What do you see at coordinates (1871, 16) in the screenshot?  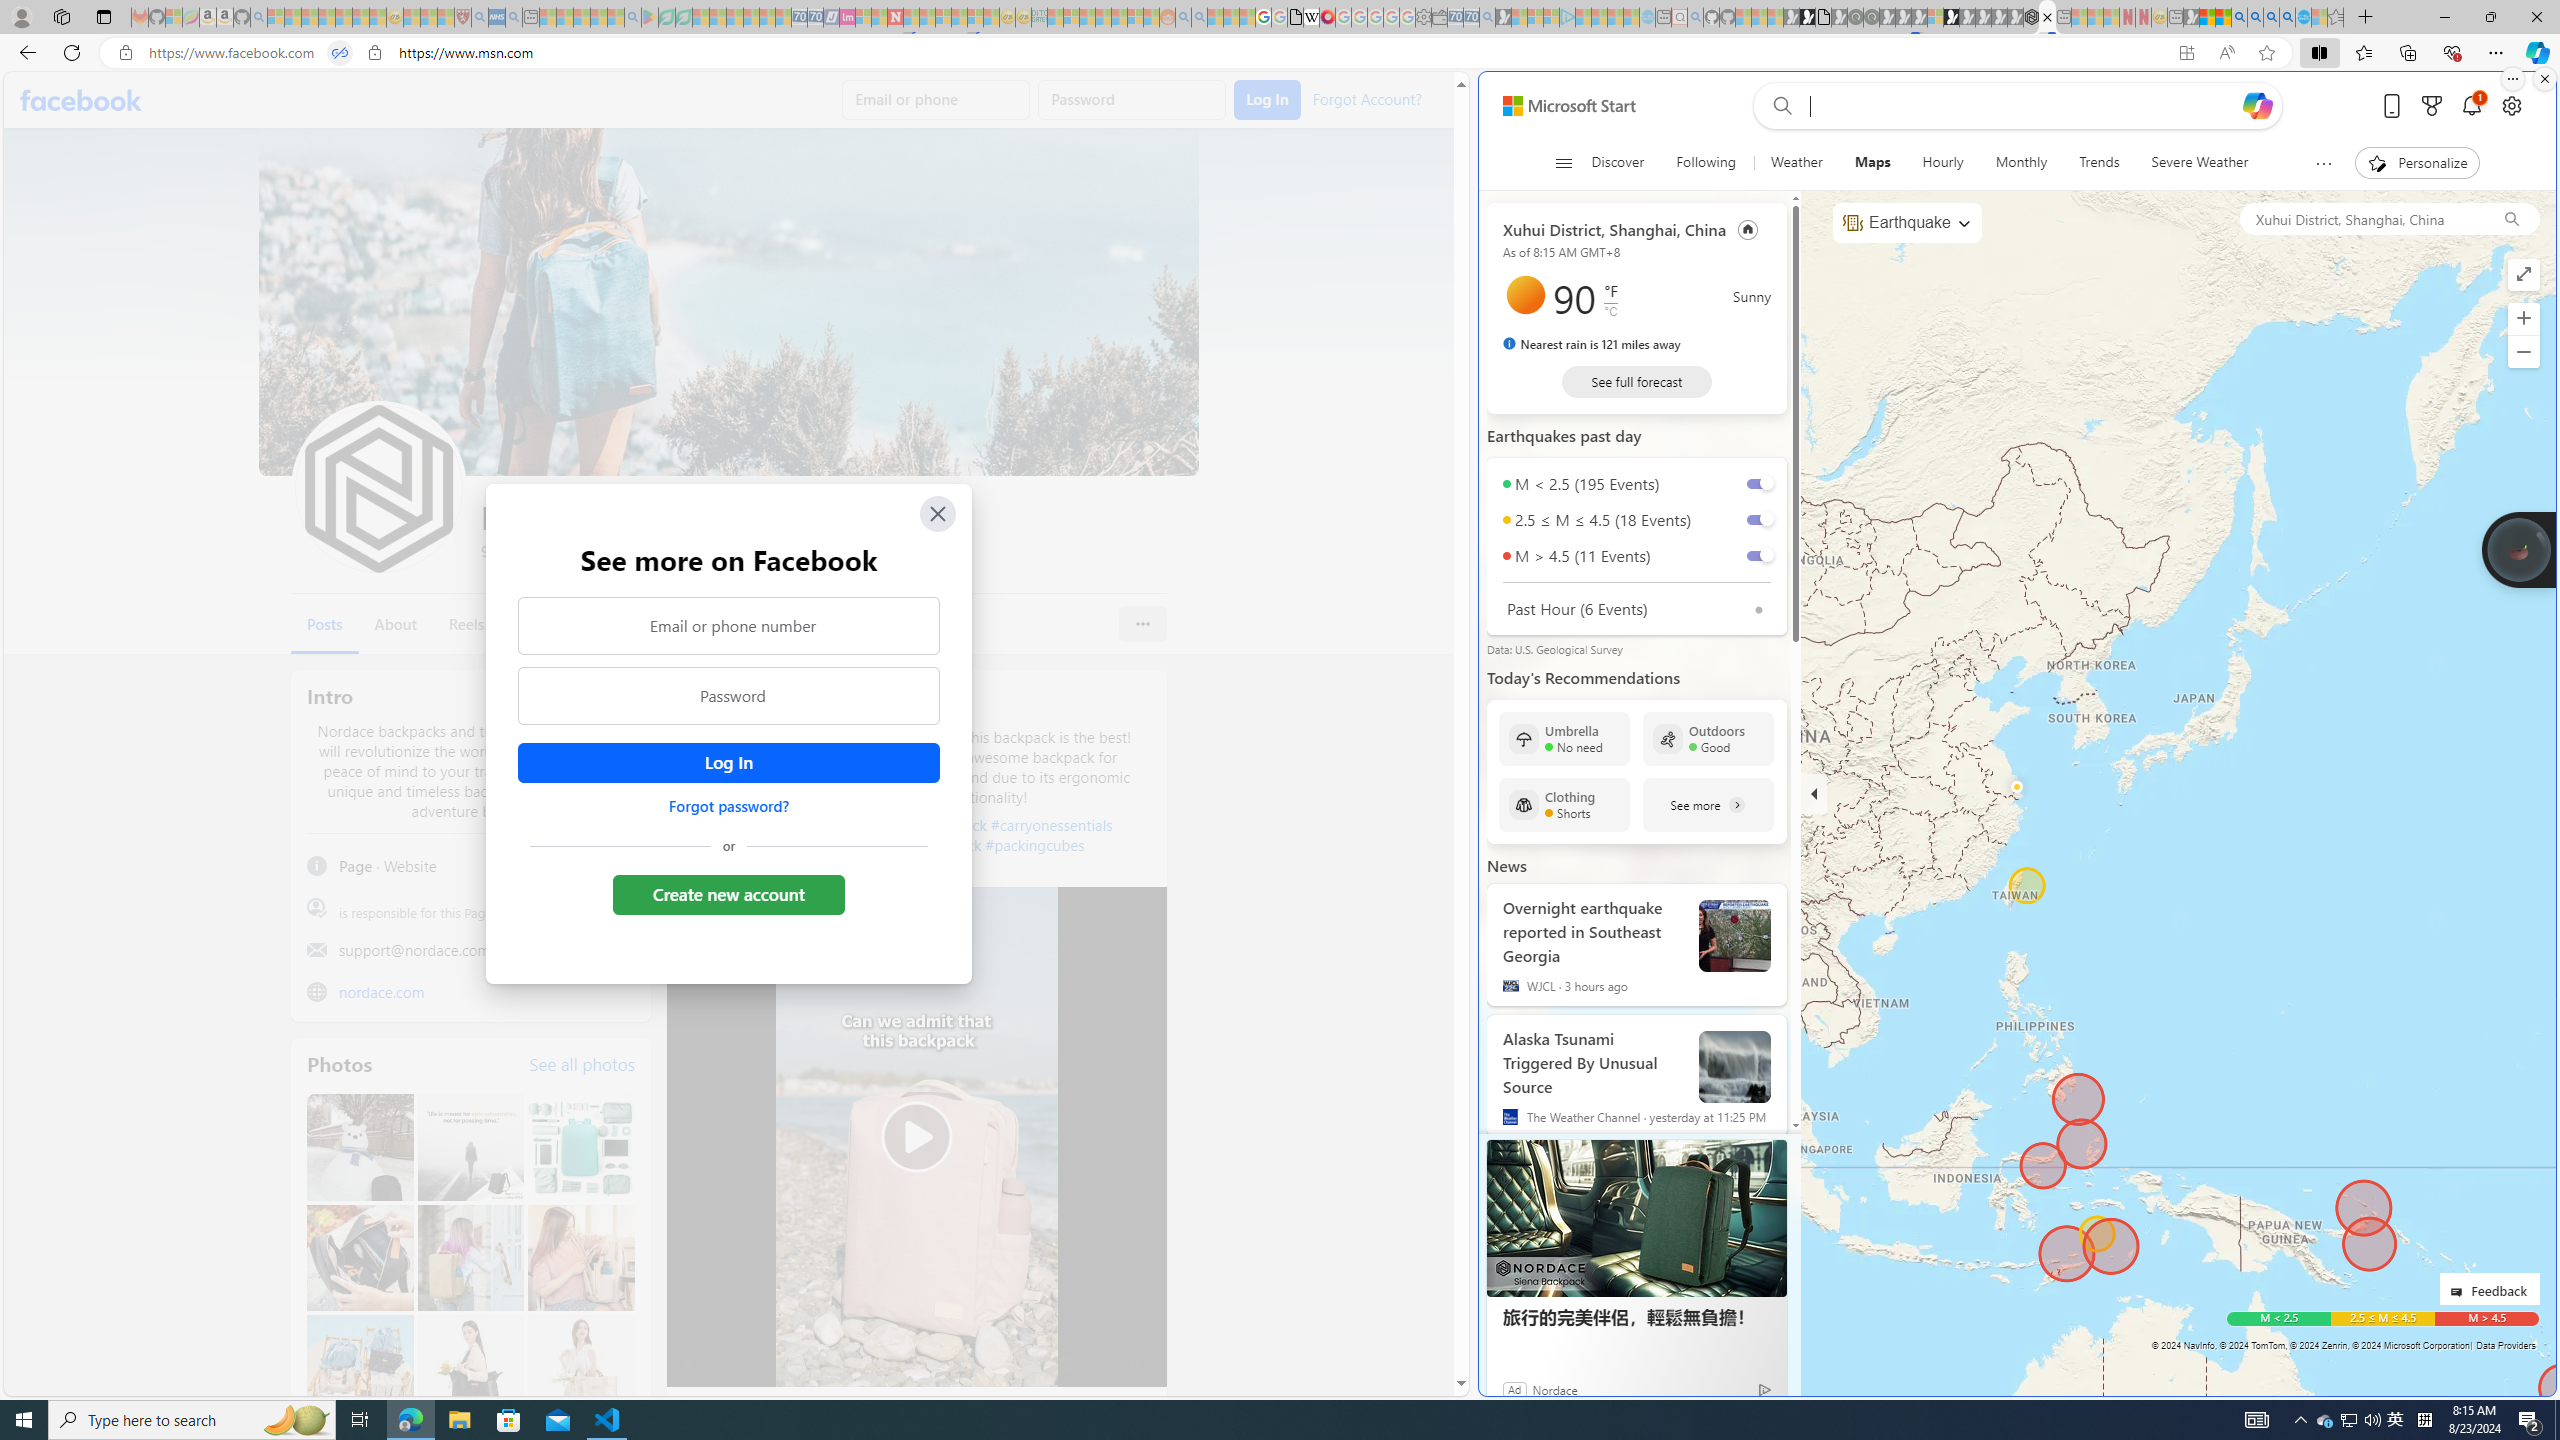 I see `'Future Focus Report 2024 - Sleeping'` at bounding box center [1871, 16].